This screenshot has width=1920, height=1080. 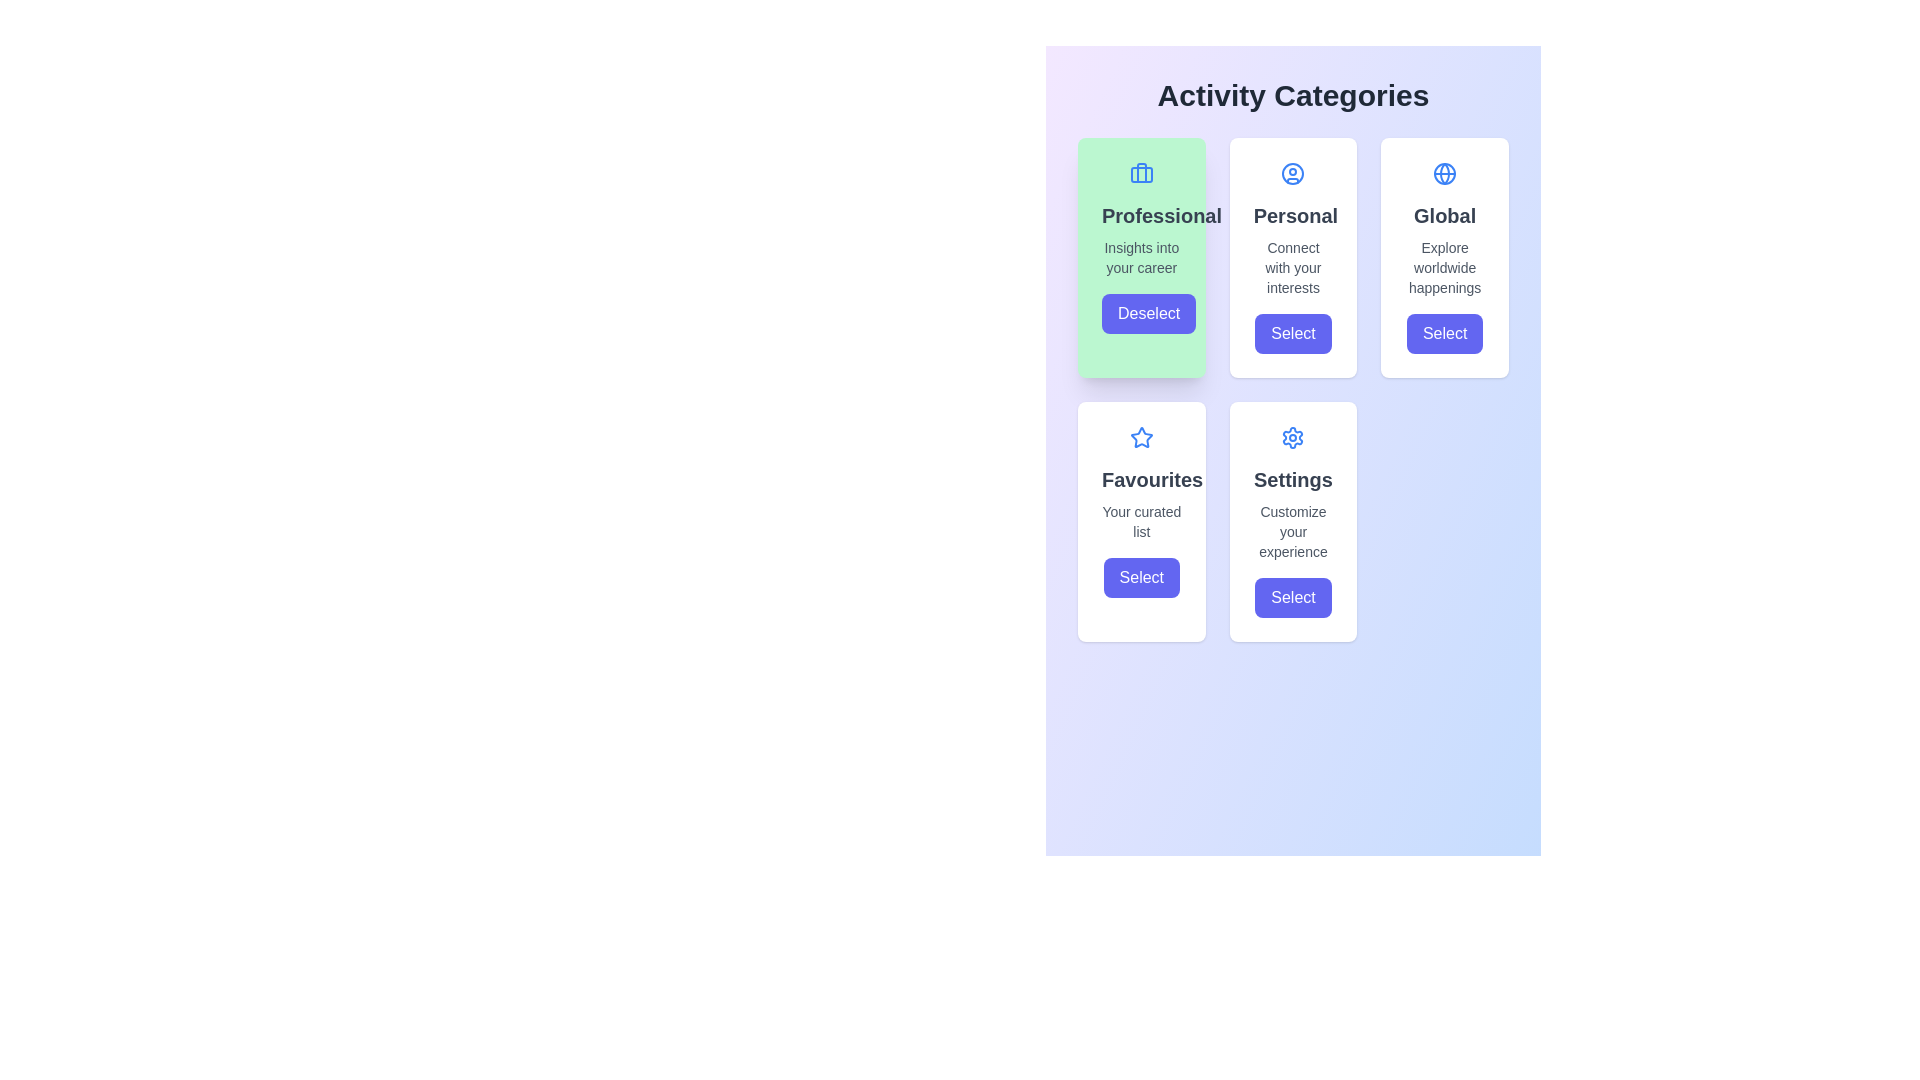 I want to click on the 'Personal' category icon located in the top-right card labeled 'Personal' in the 'Activity Categories' section, which is the second card from the left on the top row, so click(x=1293, y=172).